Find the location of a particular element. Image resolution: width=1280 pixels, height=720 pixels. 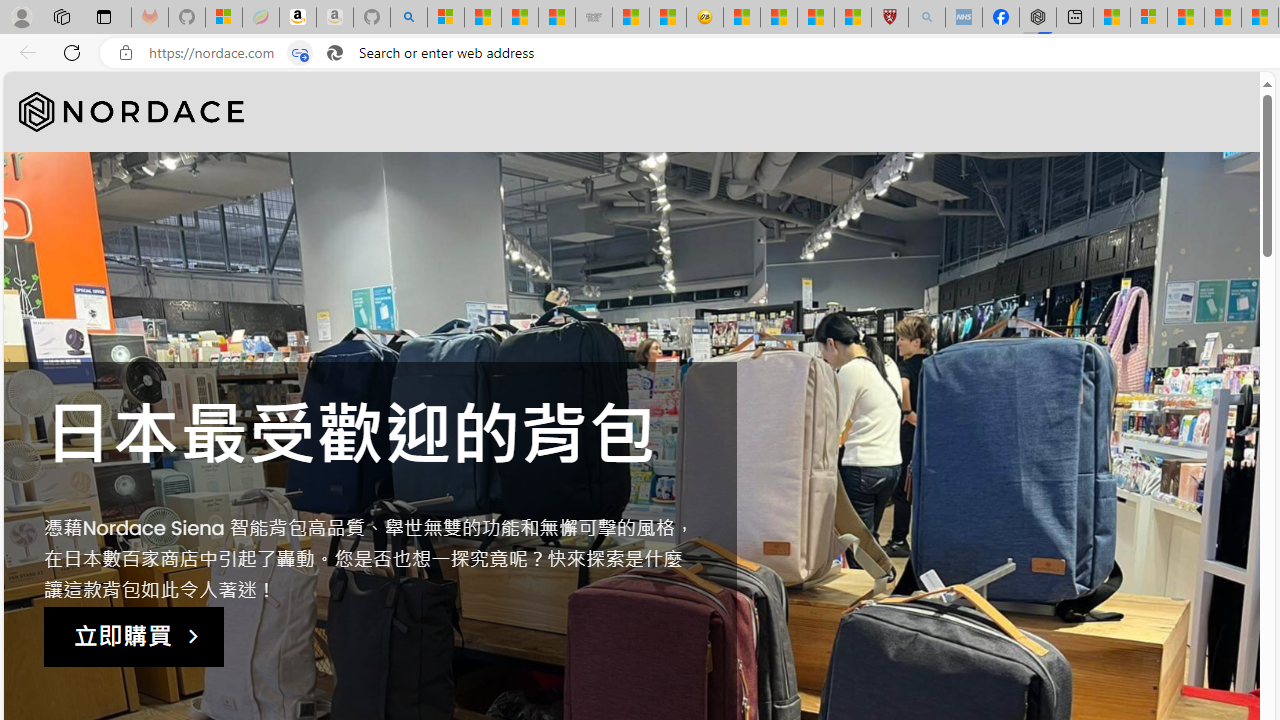

'Refresh' is located at coordinates (72, 51).